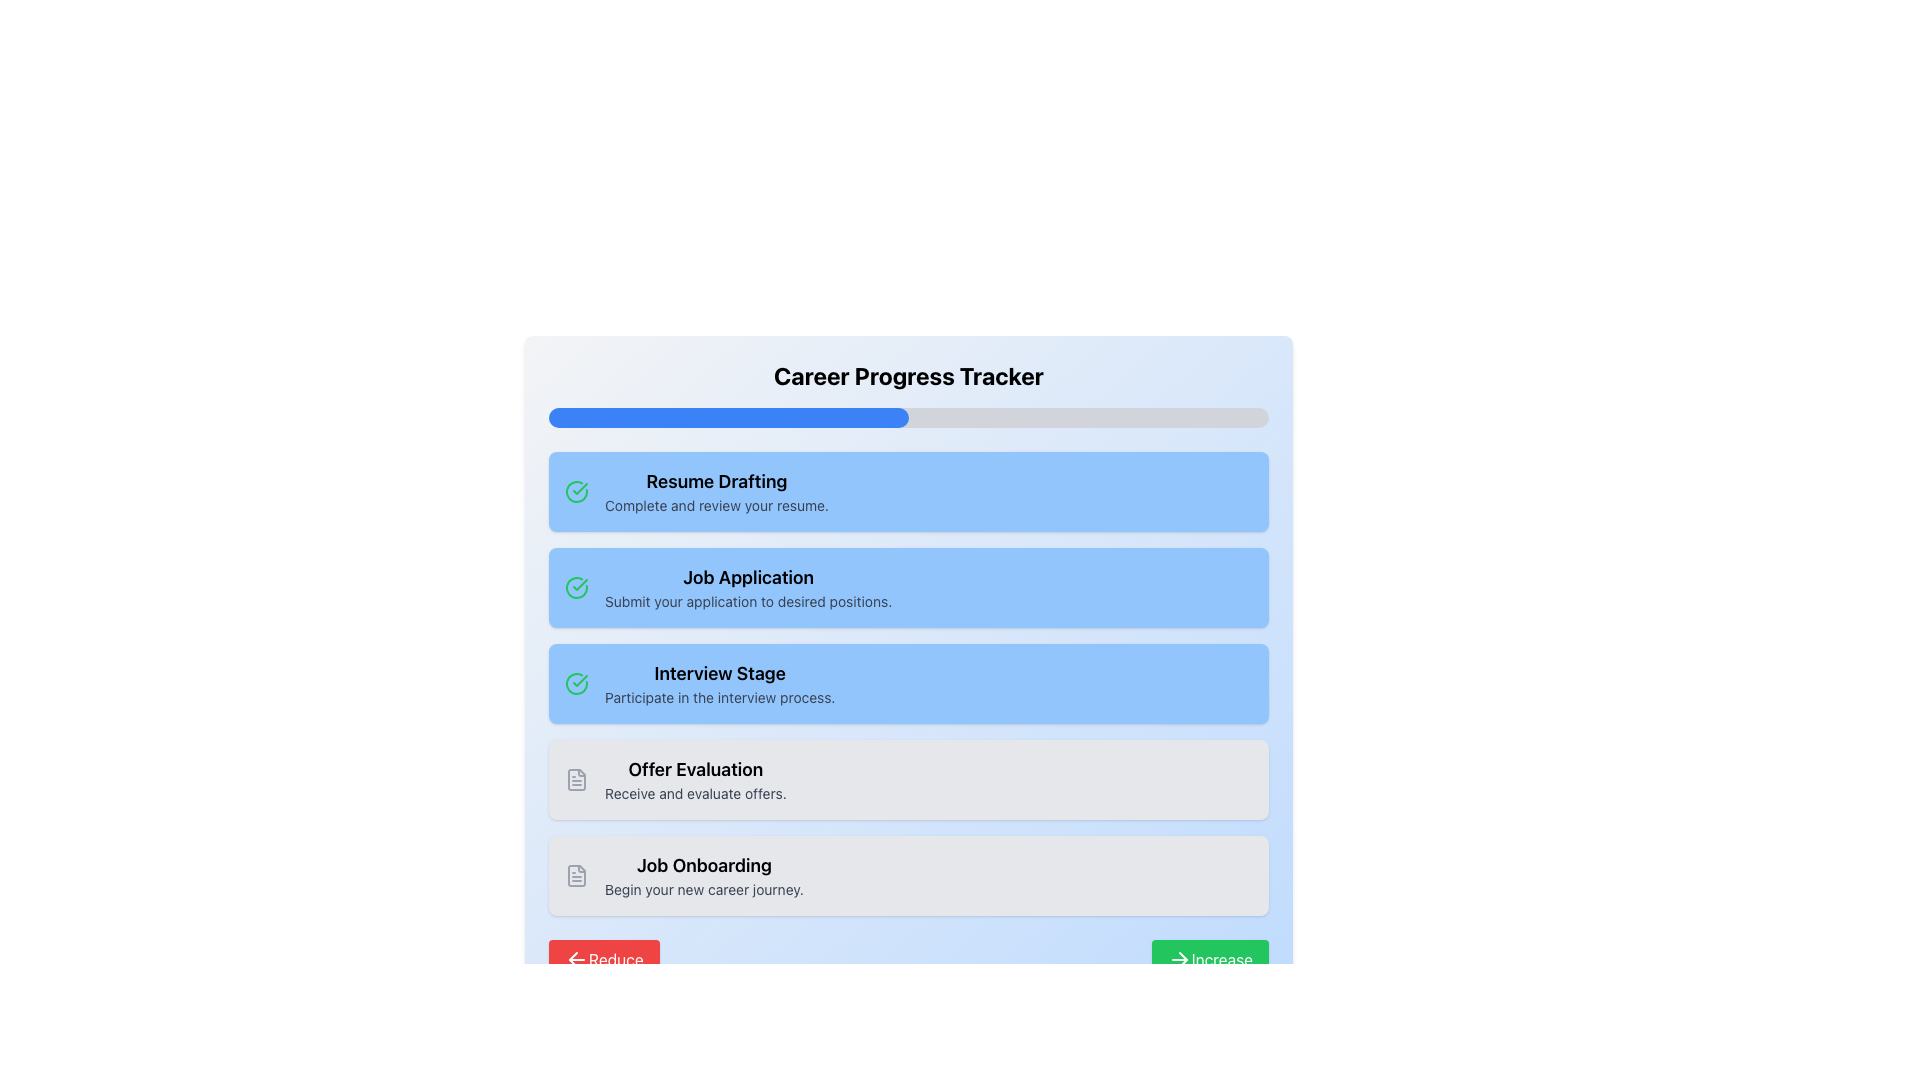 The height and width of the screenshot is (1080, 1920). Describe the element at coordinates (575, 586) in the screenshot. I see `the green circular icon with a checkmark located to the left of the 'Job Application' text, which signifies a positive or completion status` at that location.